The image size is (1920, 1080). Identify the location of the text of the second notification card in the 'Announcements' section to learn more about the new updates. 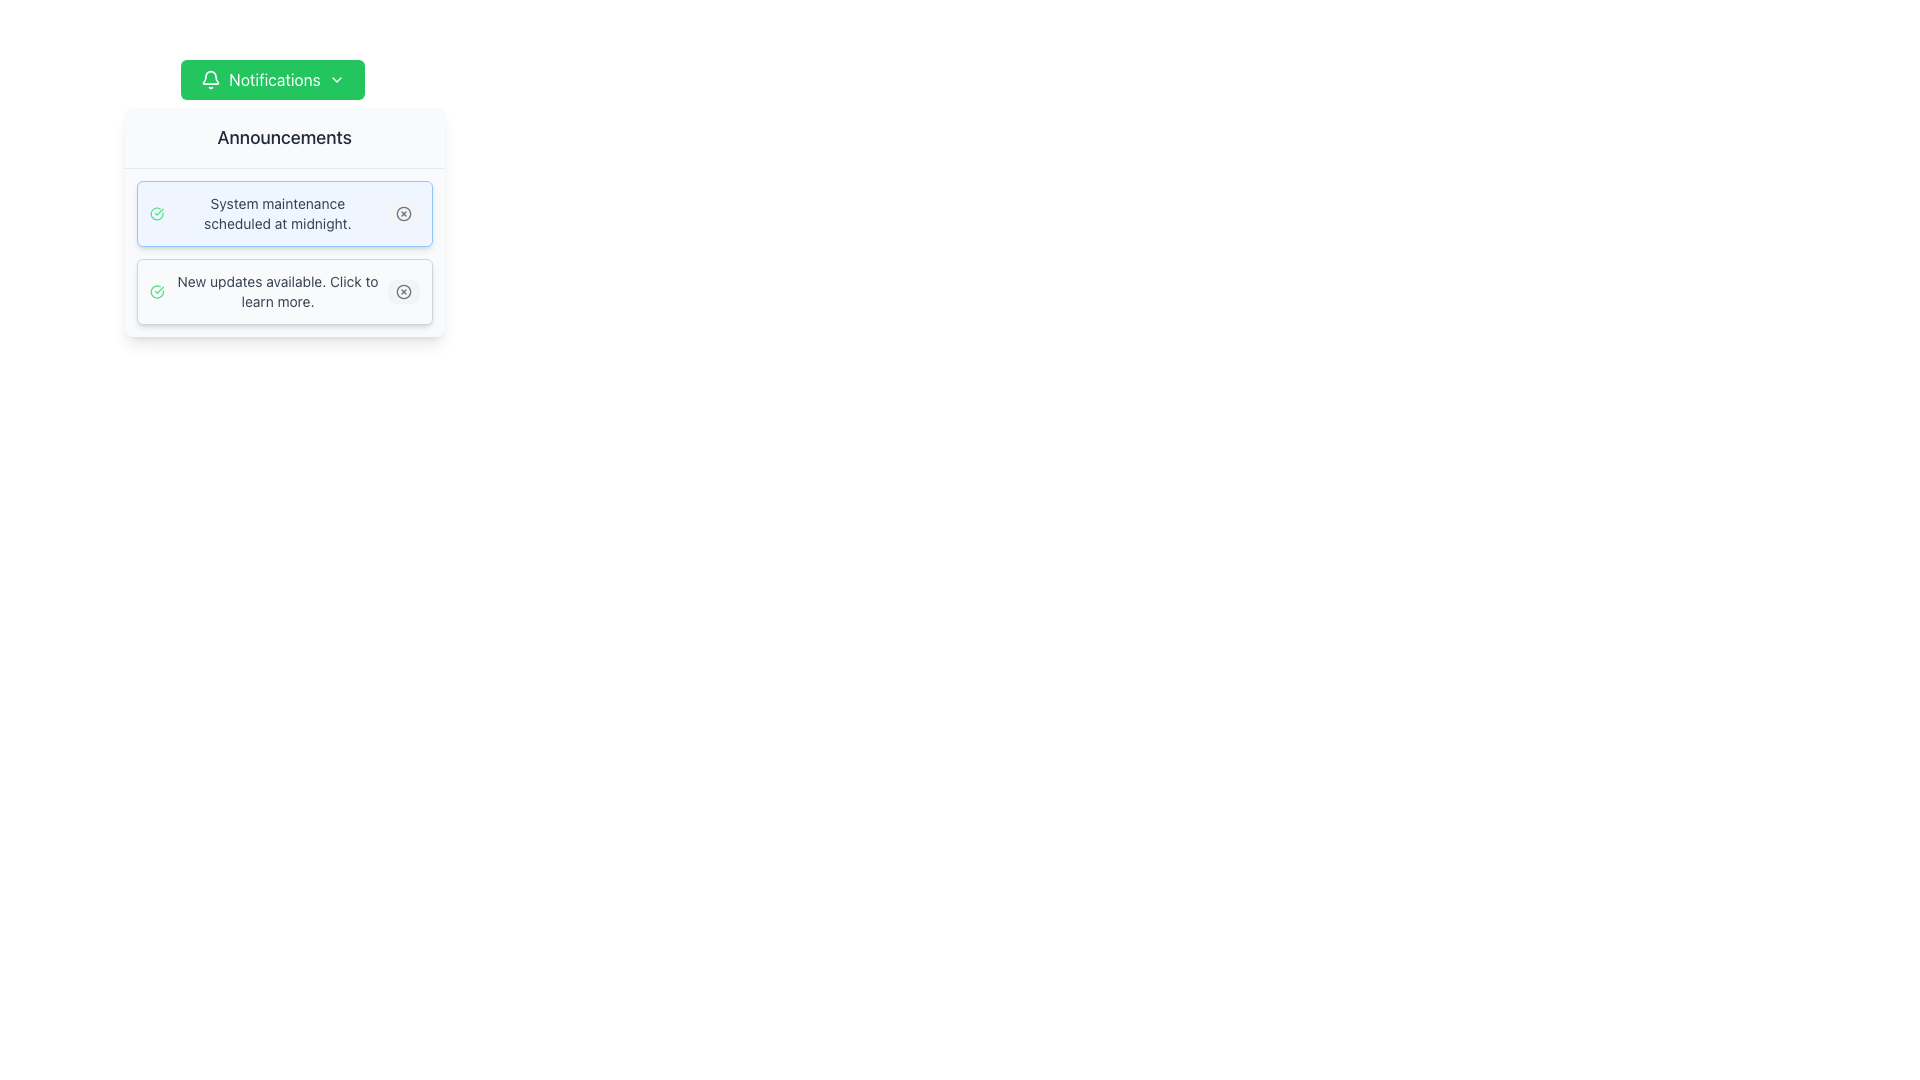
(283, 292).